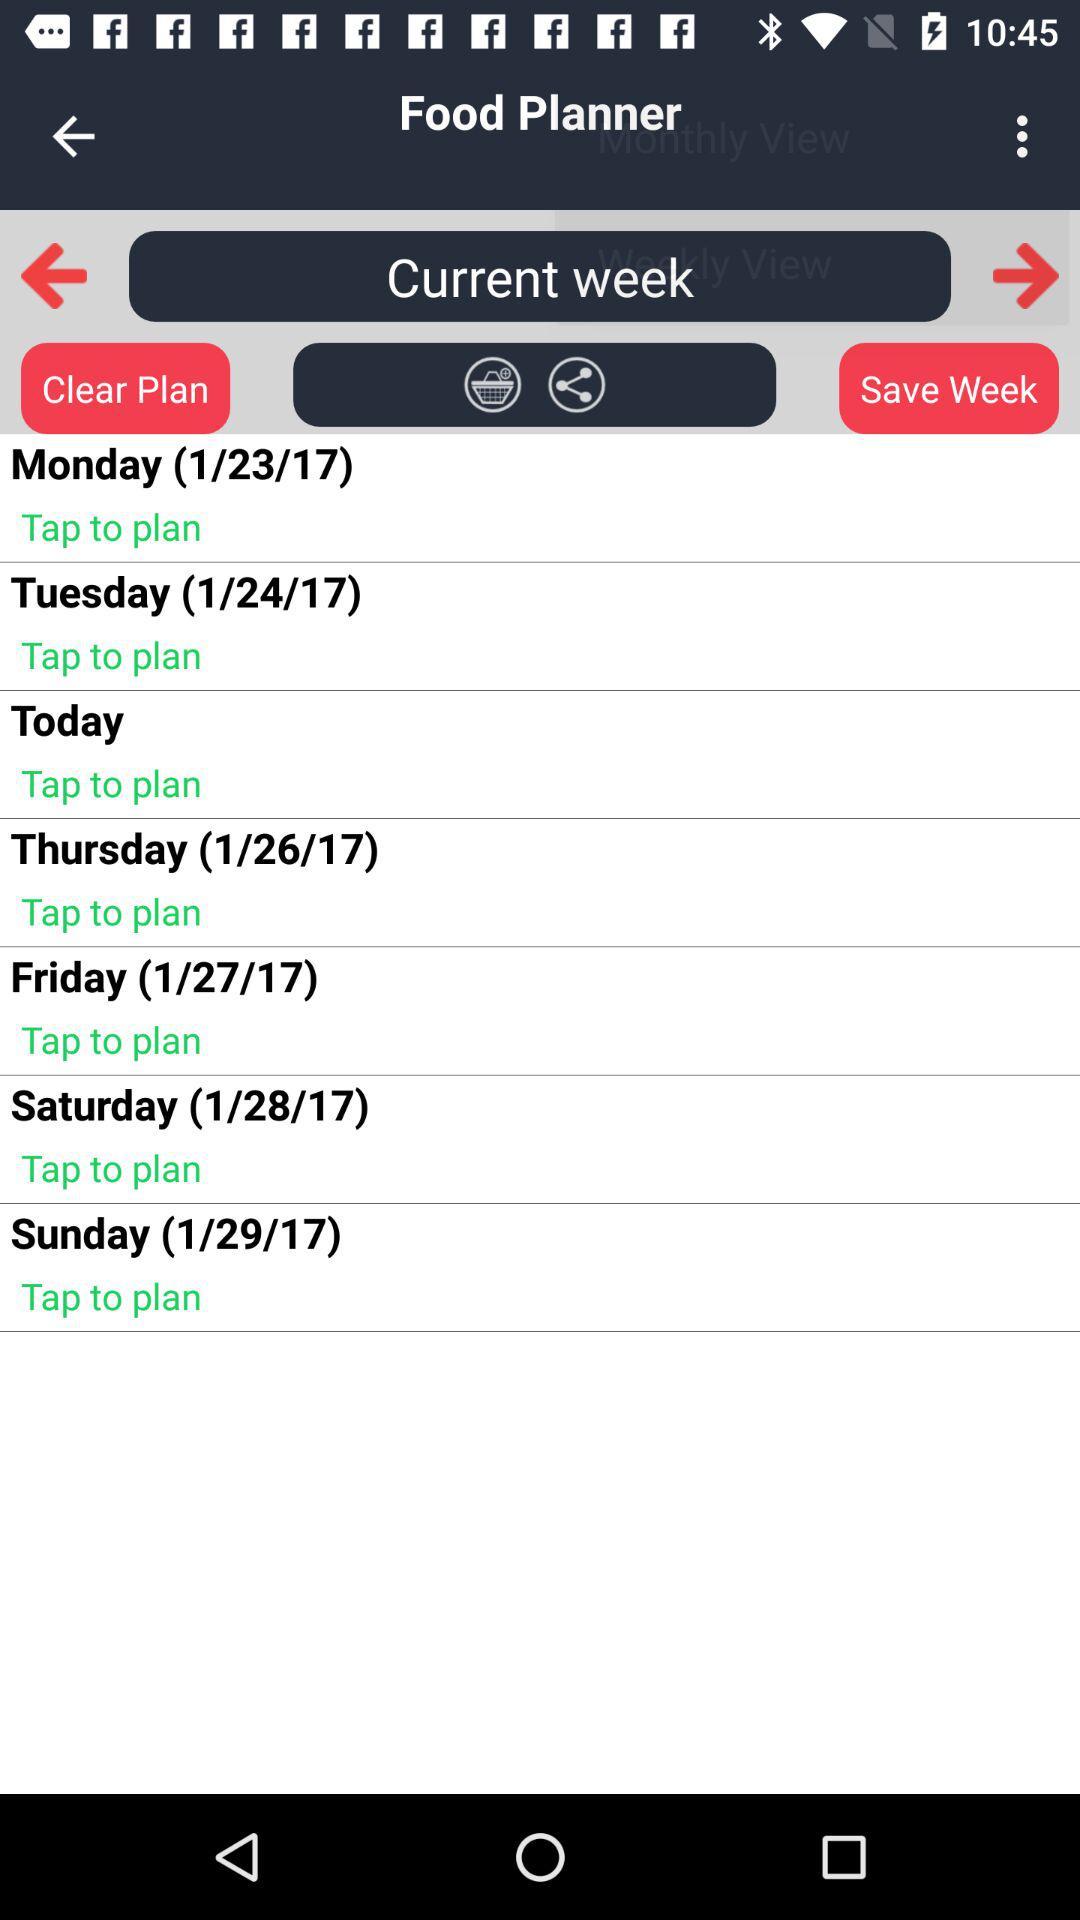 This screenshot has height=1920, width=1080. Describe the element at coordinates (492, 384) in the screenshot. I see `icon to the right of monday 1 23` at that location.